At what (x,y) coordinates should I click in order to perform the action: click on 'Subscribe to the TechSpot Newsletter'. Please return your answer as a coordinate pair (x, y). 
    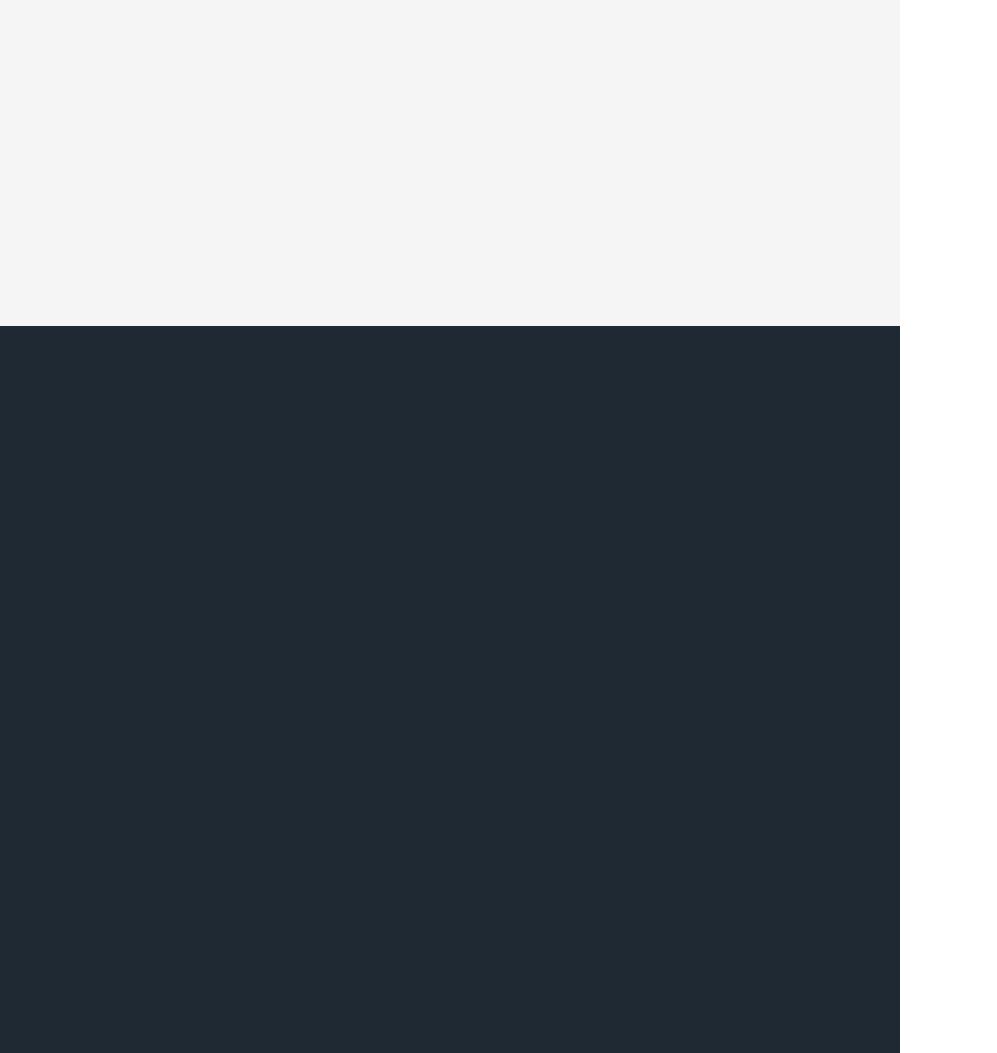
    Looking at the image, I should click on (532, 710).